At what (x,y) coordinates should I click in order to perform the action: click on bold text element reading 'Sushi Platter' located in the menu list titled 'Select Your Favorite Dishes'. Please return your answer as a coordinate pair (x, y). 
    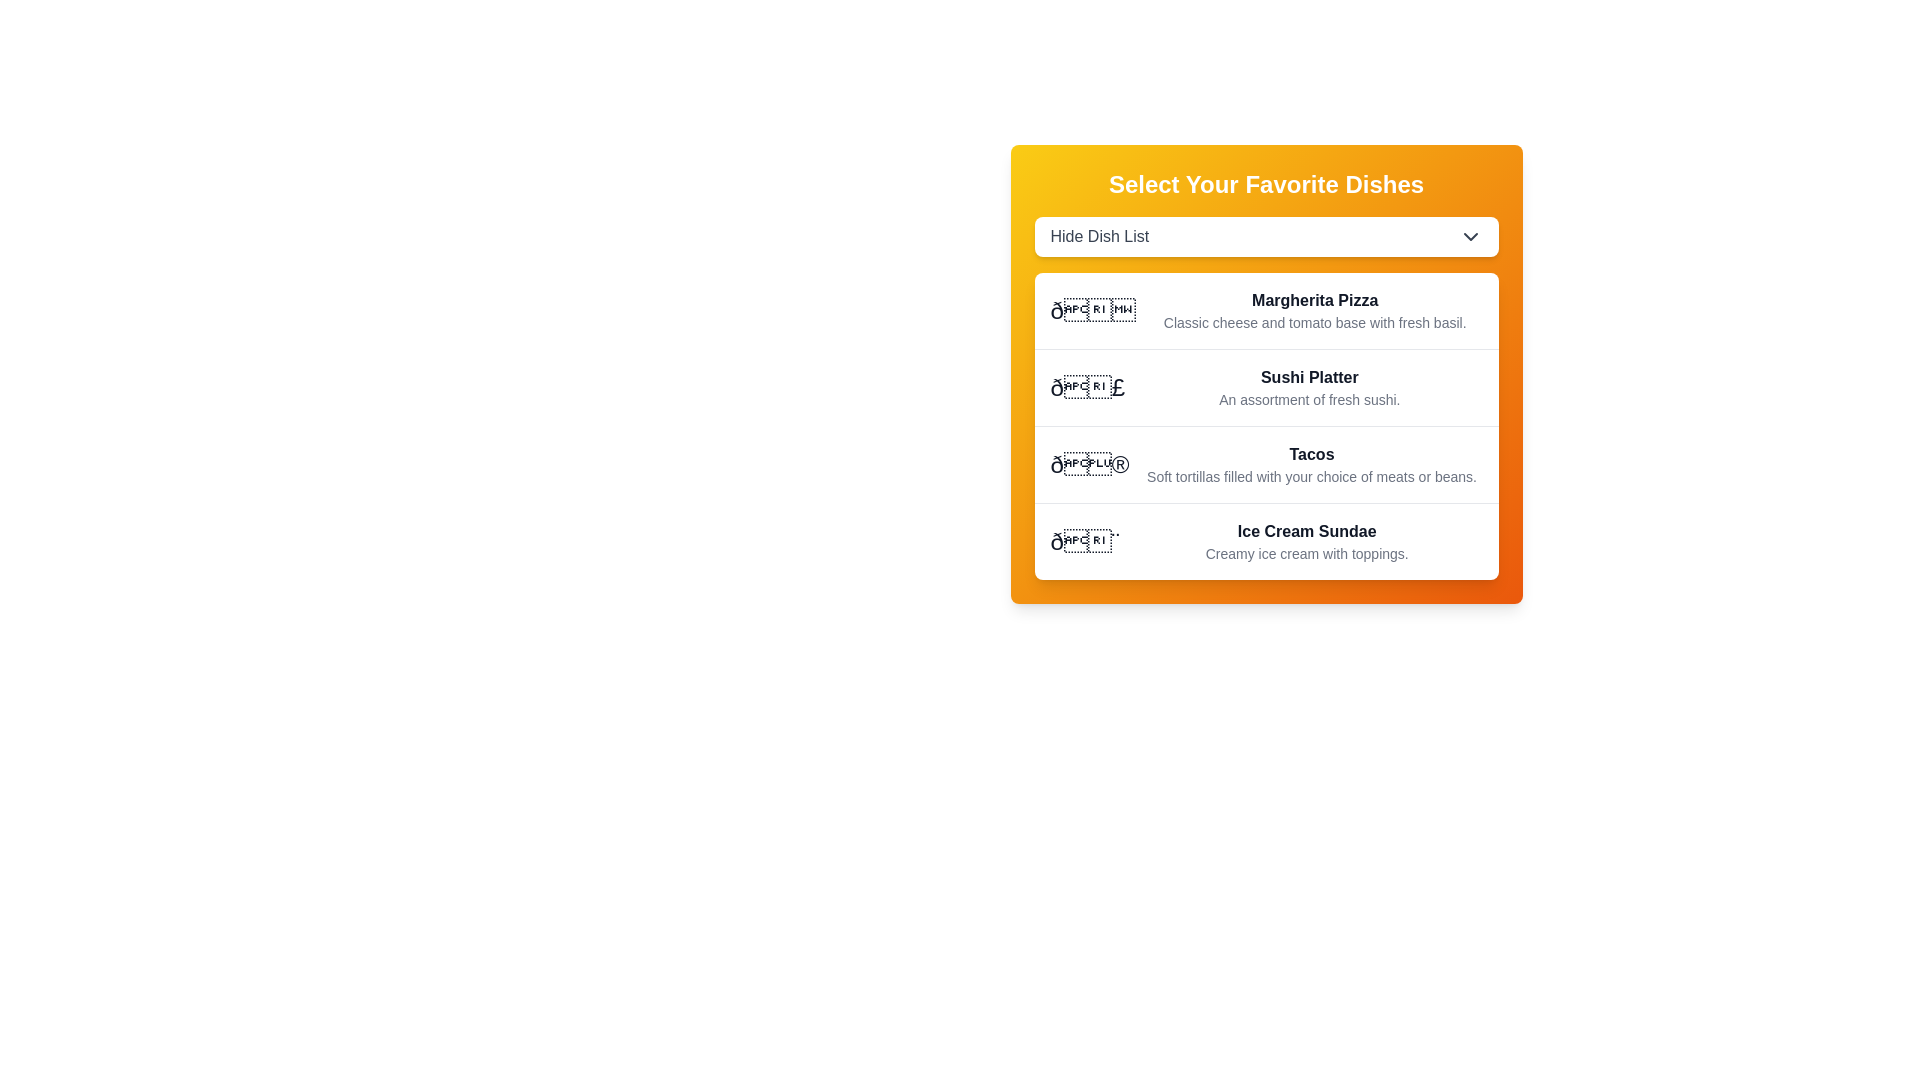
    Looking at the image, I should click on (1309, 378).